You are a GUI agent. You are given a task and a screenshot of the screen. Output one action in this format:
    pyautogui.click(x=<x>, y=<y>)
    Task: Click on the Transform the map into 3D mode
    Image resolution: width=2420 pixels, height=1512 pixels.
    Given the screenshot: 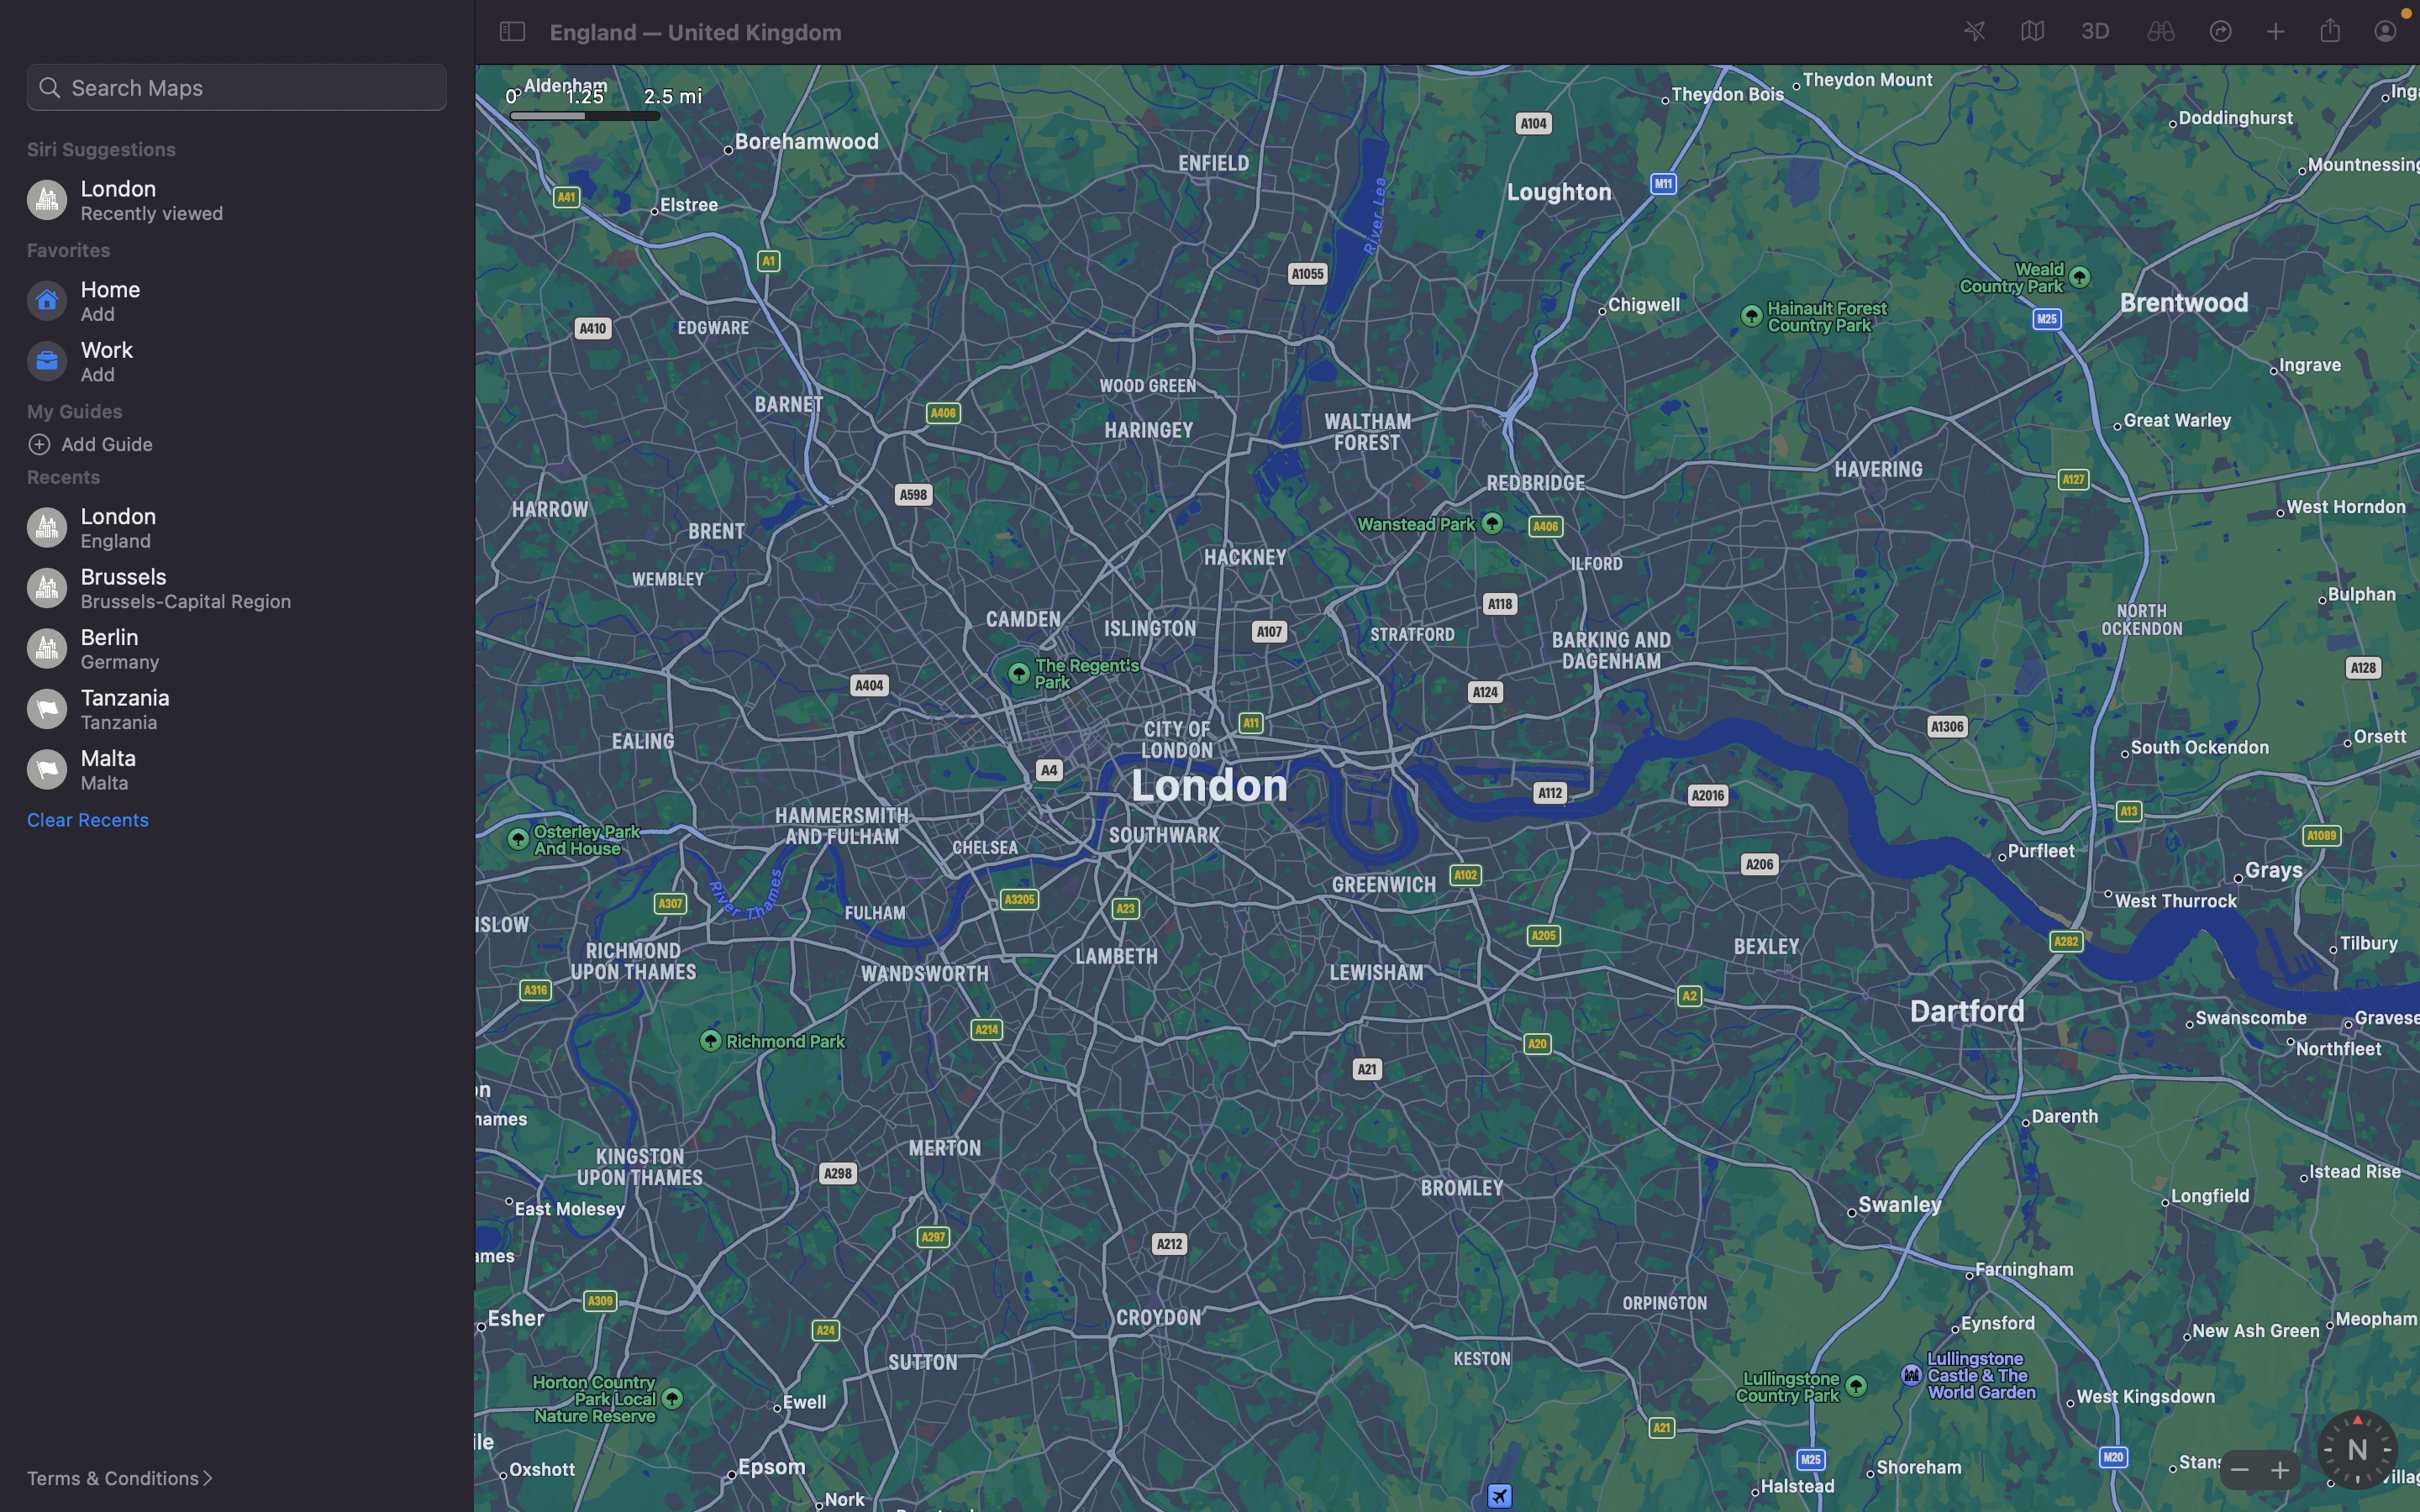 What is the action you would take?
    pyautogui.click(x=2093, y=29)
    